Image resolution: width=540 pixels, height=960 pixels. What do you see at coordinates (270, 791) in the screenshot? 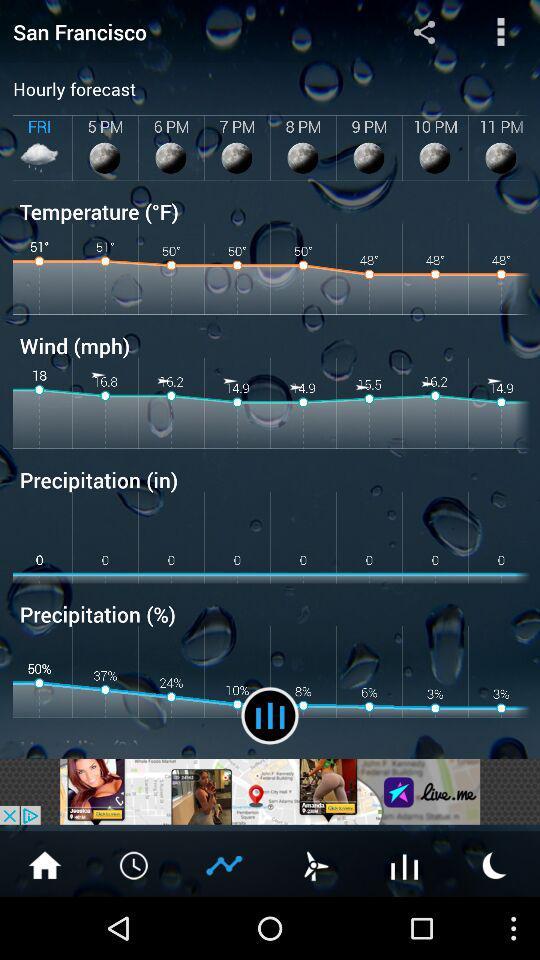
I see `it pop up add` at bounding box center [270, 791].